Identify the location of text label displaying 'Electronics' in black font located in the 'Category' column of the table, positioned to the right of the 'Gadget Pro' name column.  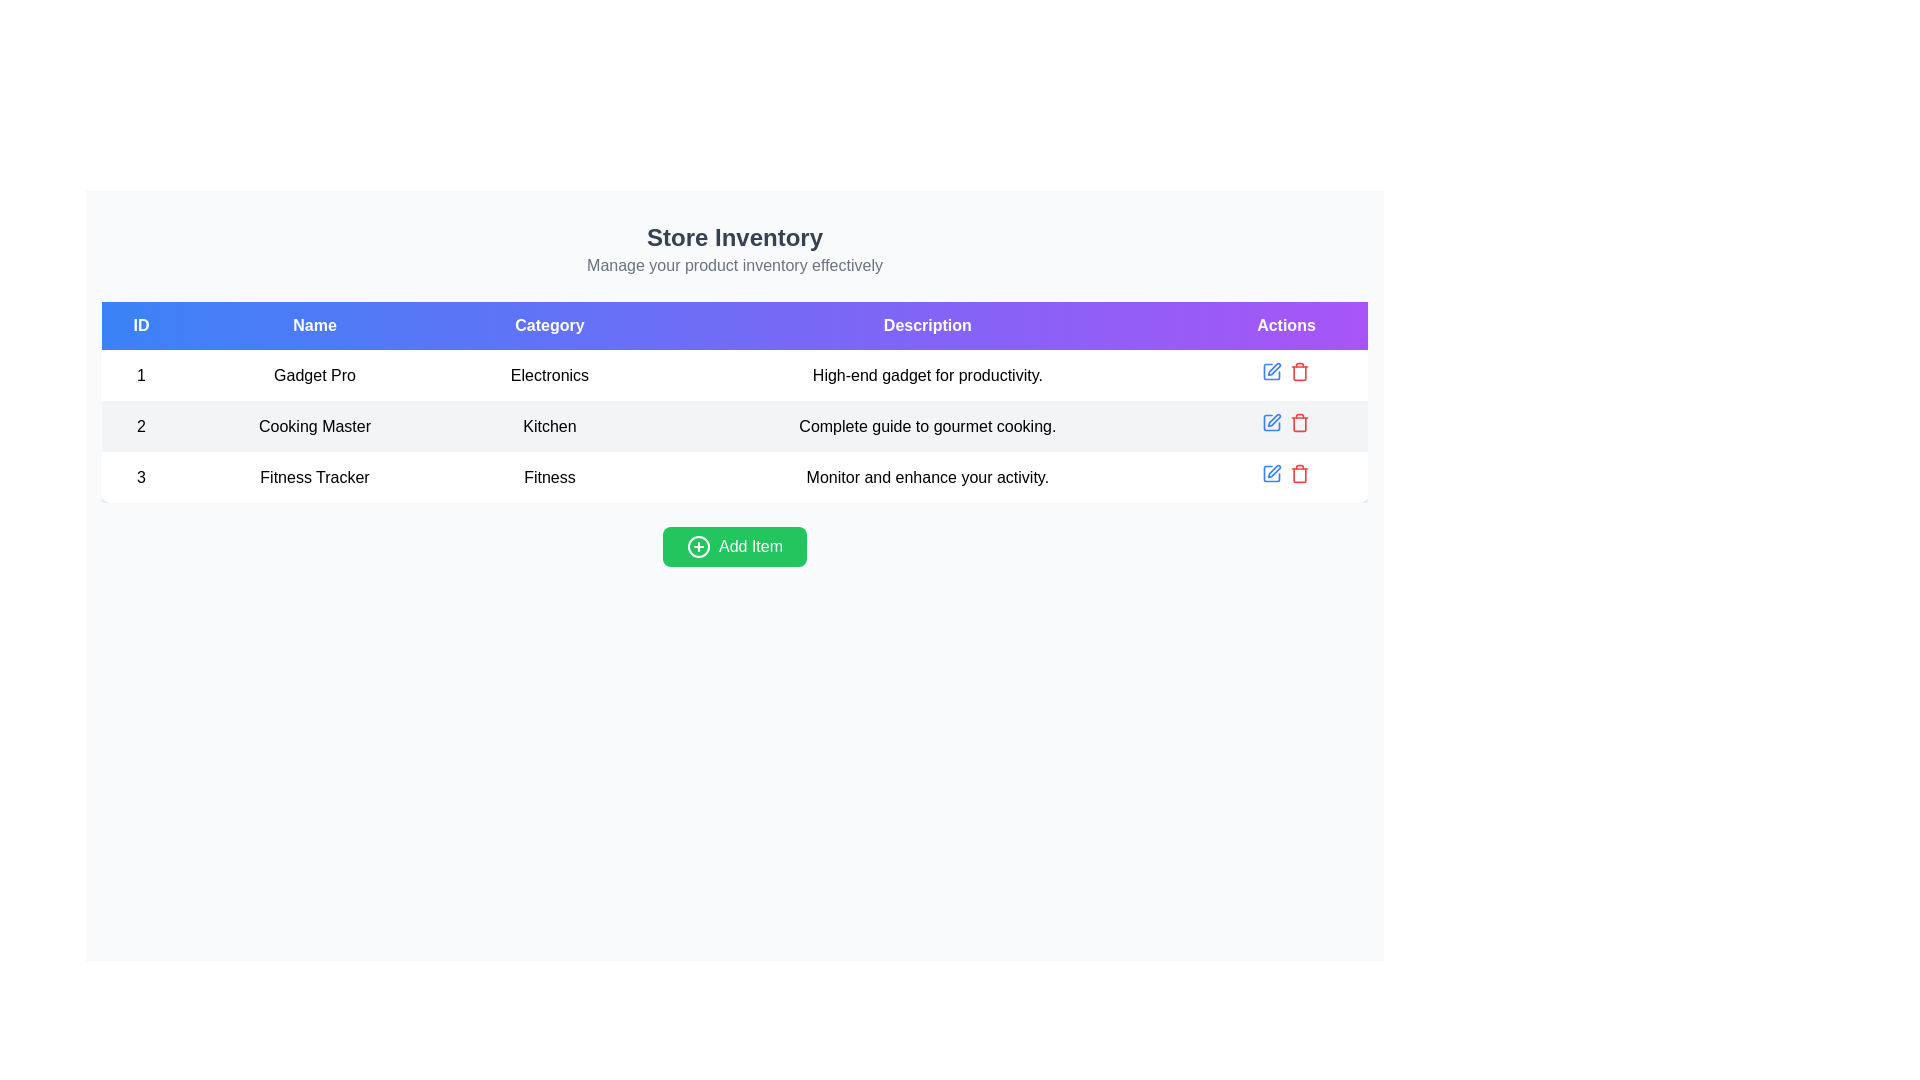
(549, 375).